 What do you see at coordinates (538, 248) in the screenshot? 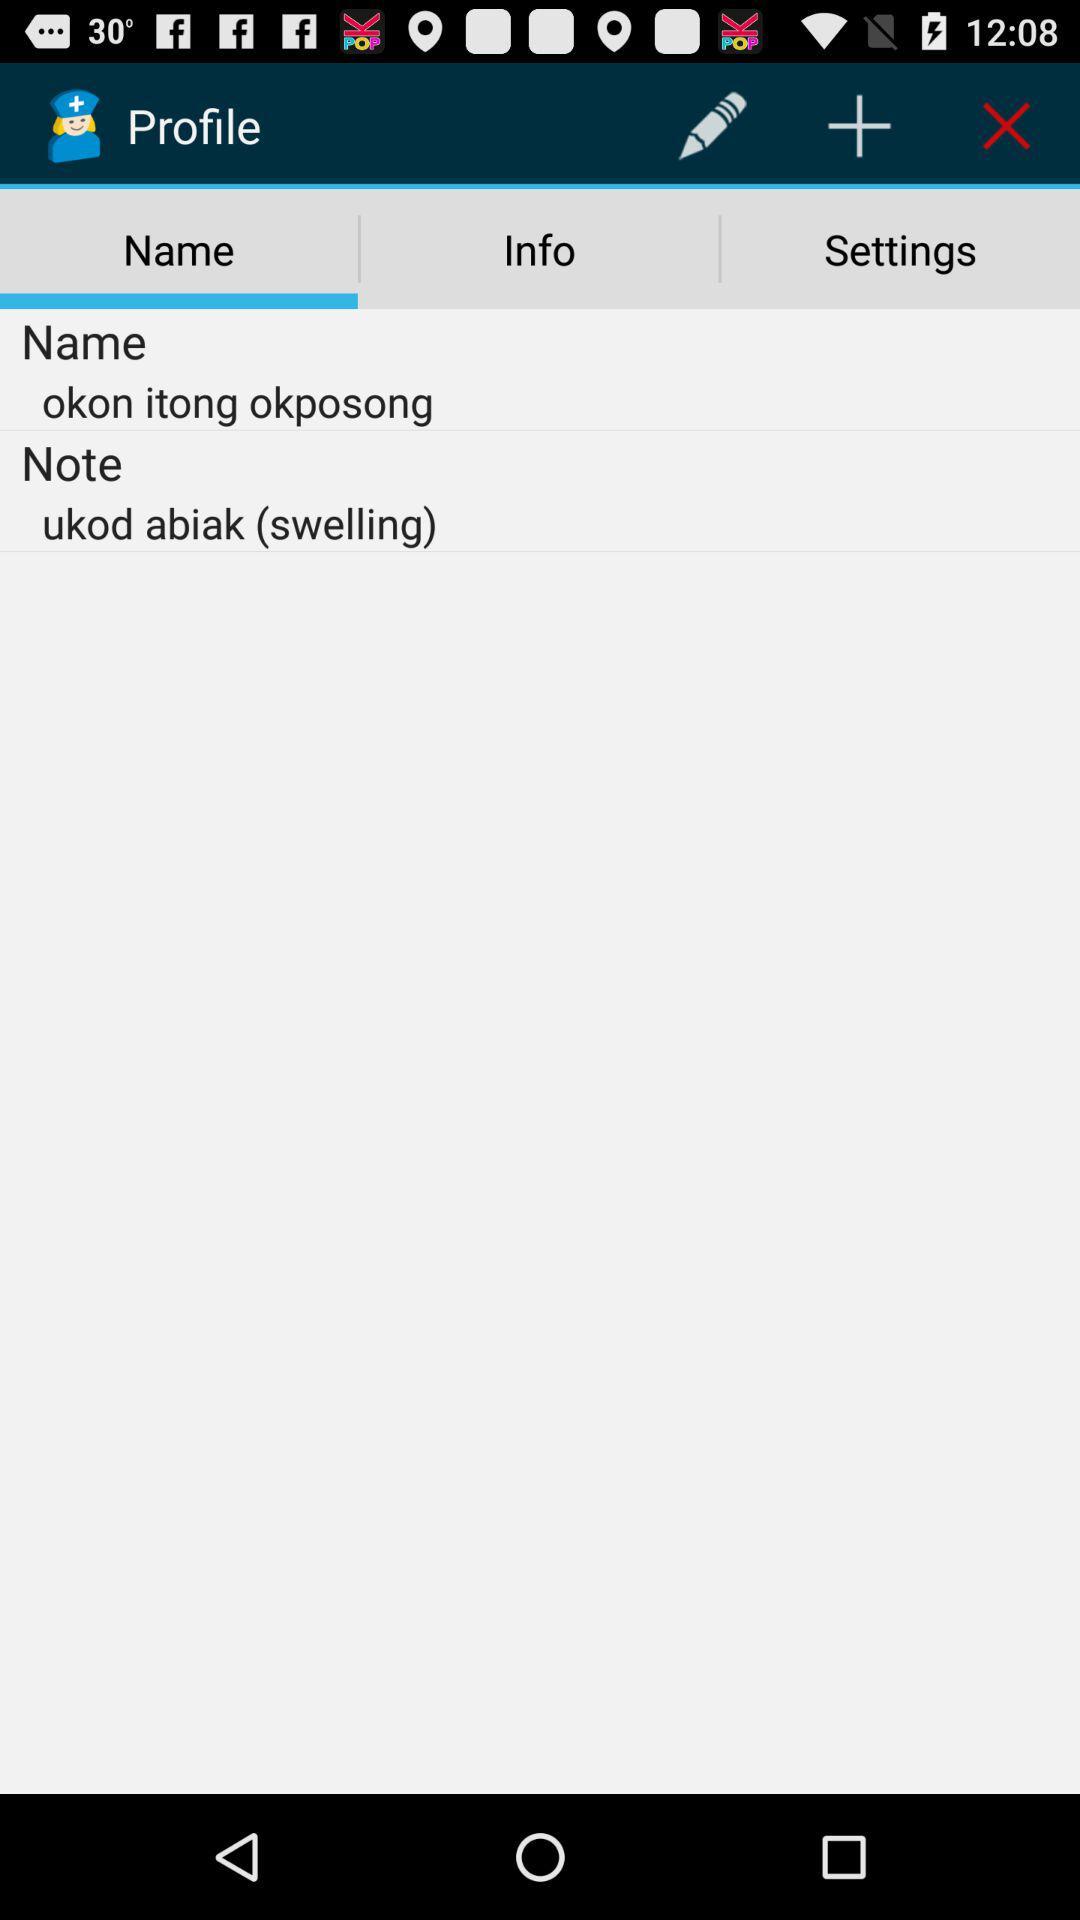
I see `info icon` at bounding box center [538, 248].